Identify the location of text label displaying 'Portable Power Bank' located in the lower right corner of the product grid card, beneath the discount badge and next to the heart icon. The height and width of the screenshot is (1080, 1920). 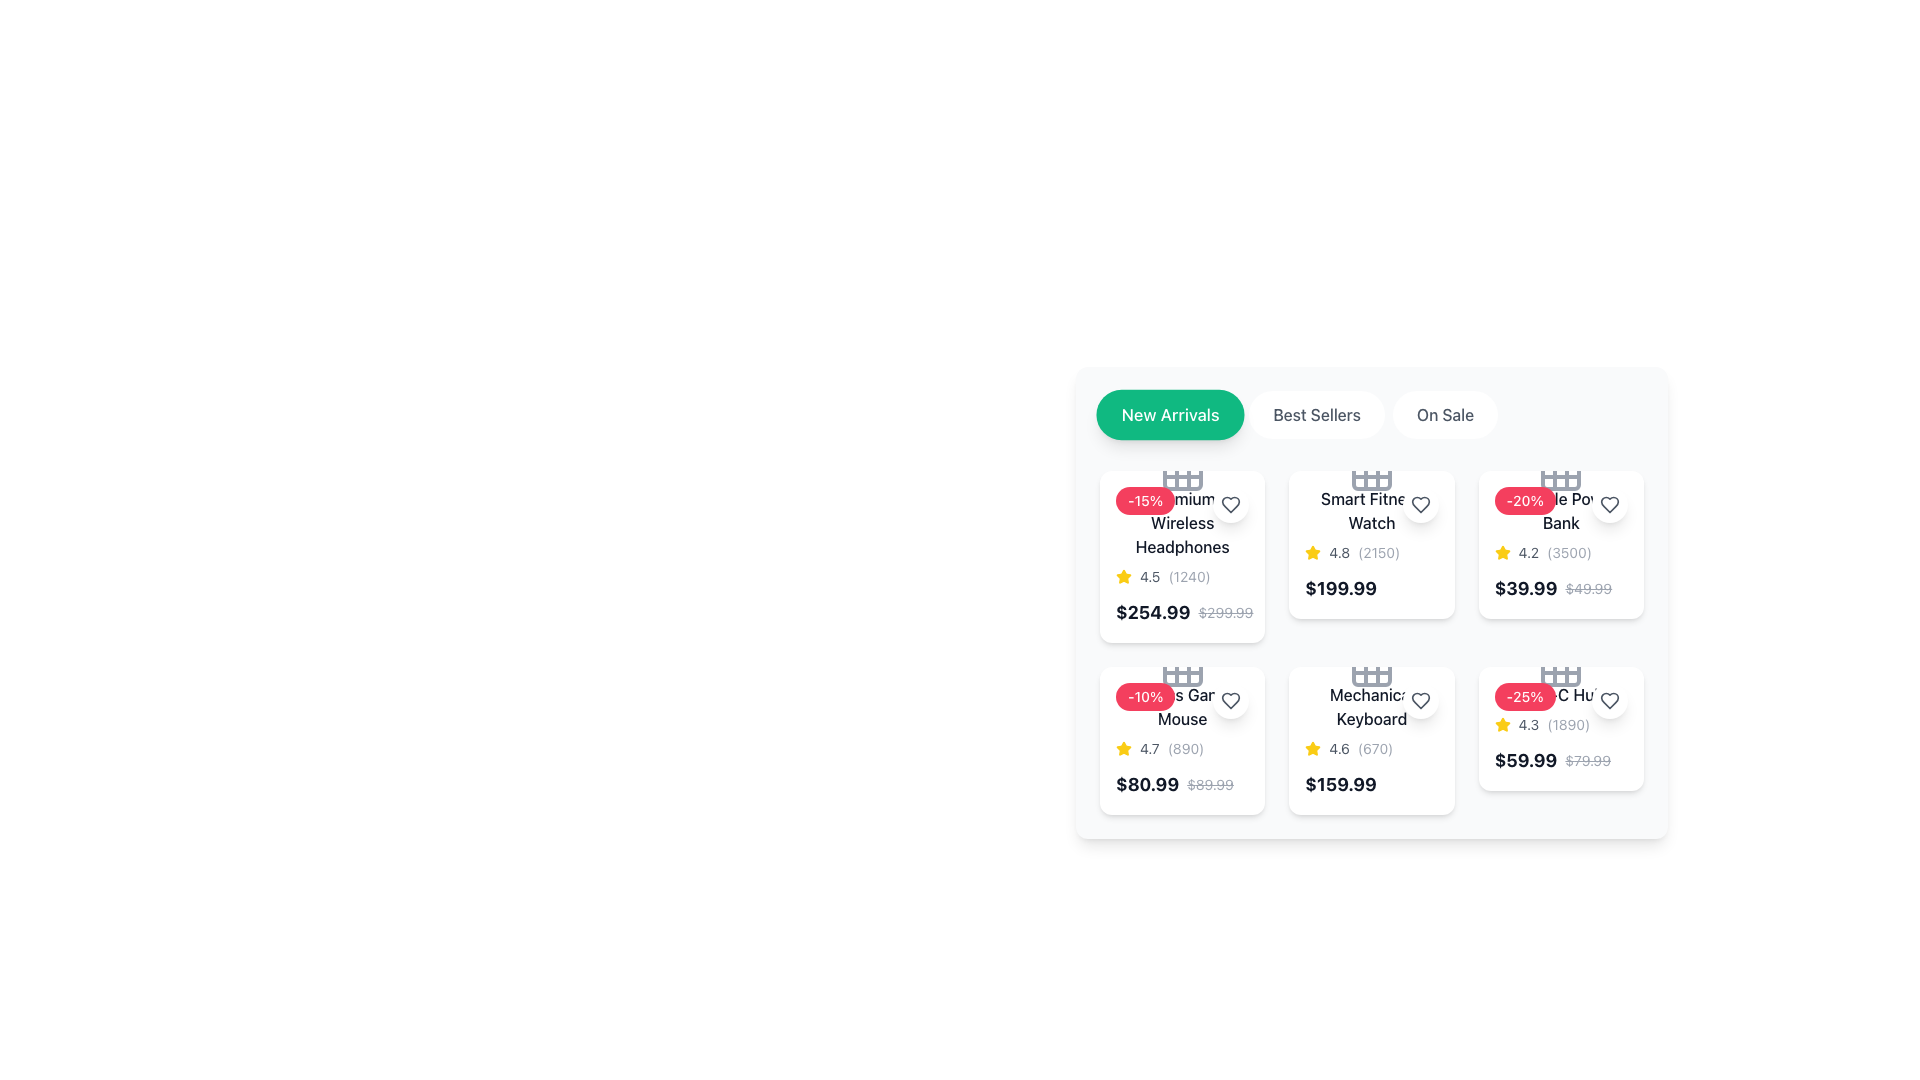
(1560, 509).